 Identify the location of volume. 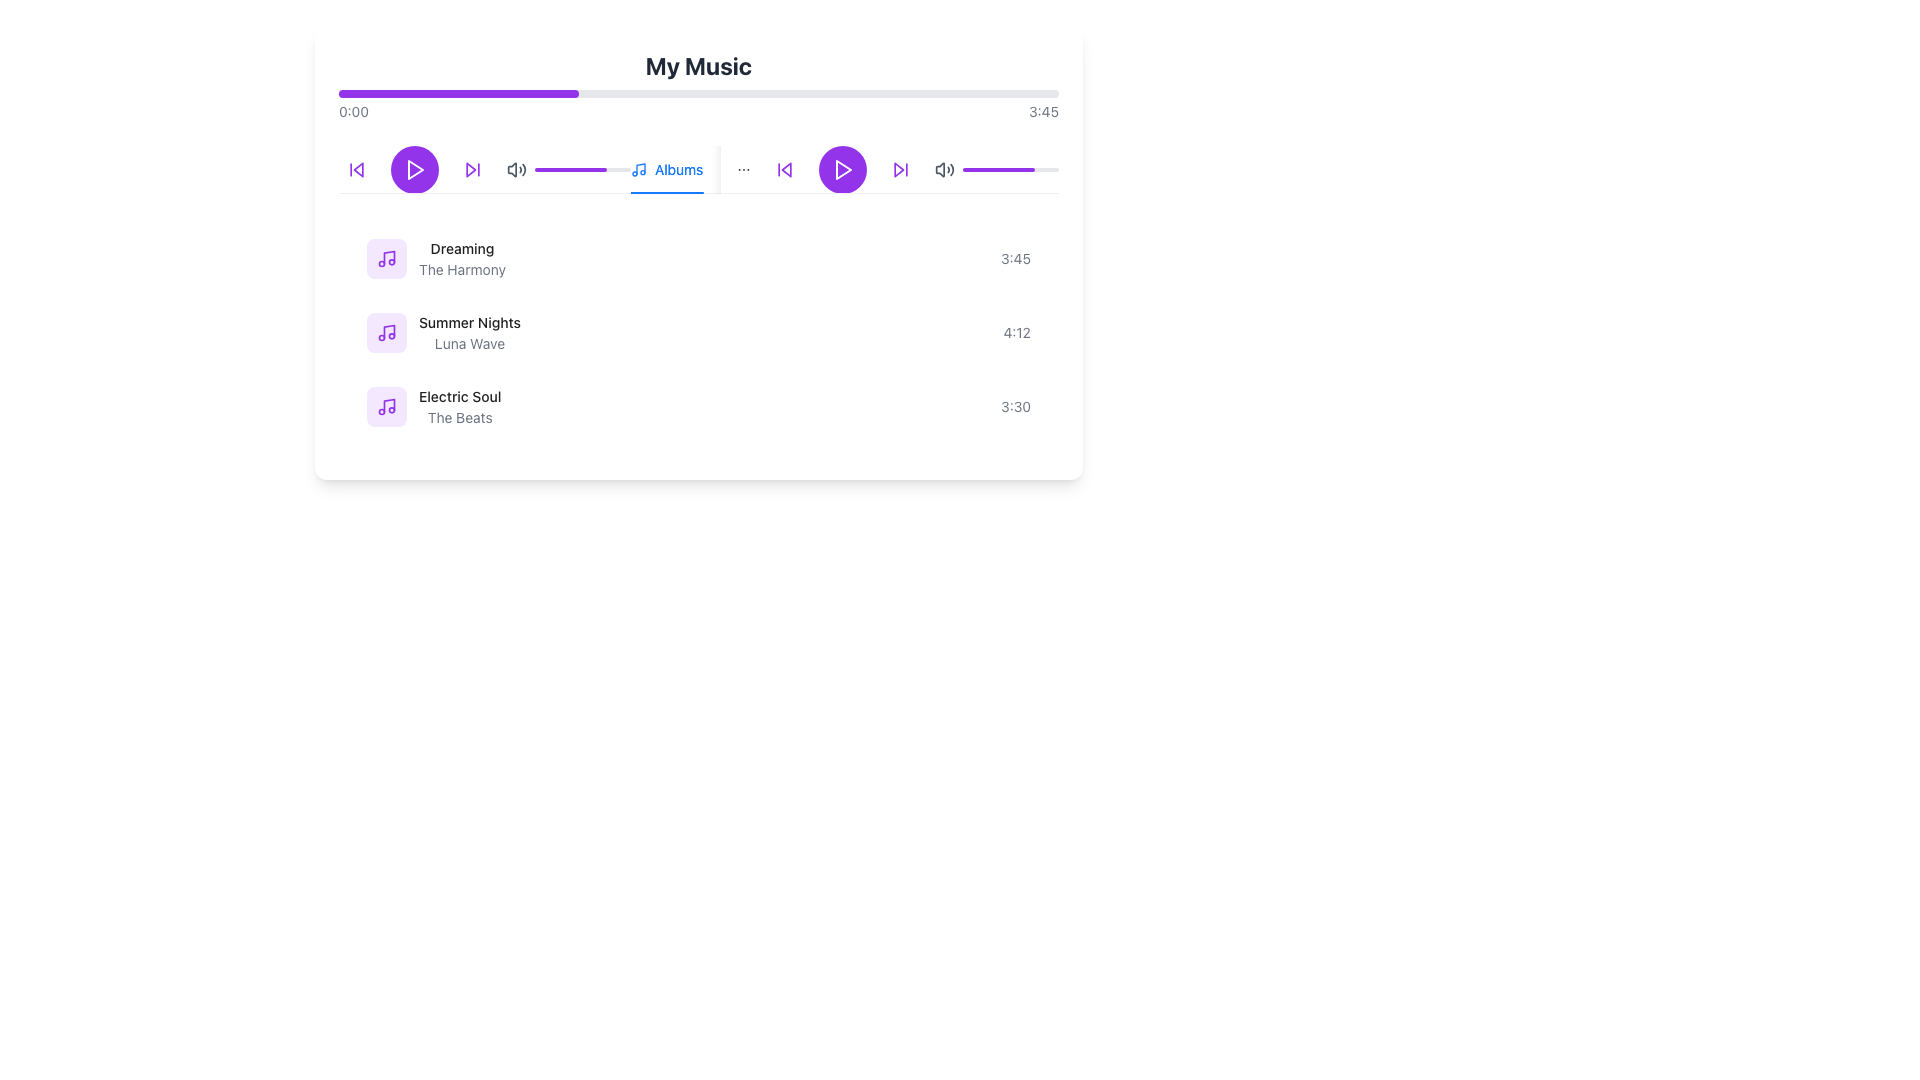
(1003, 168).